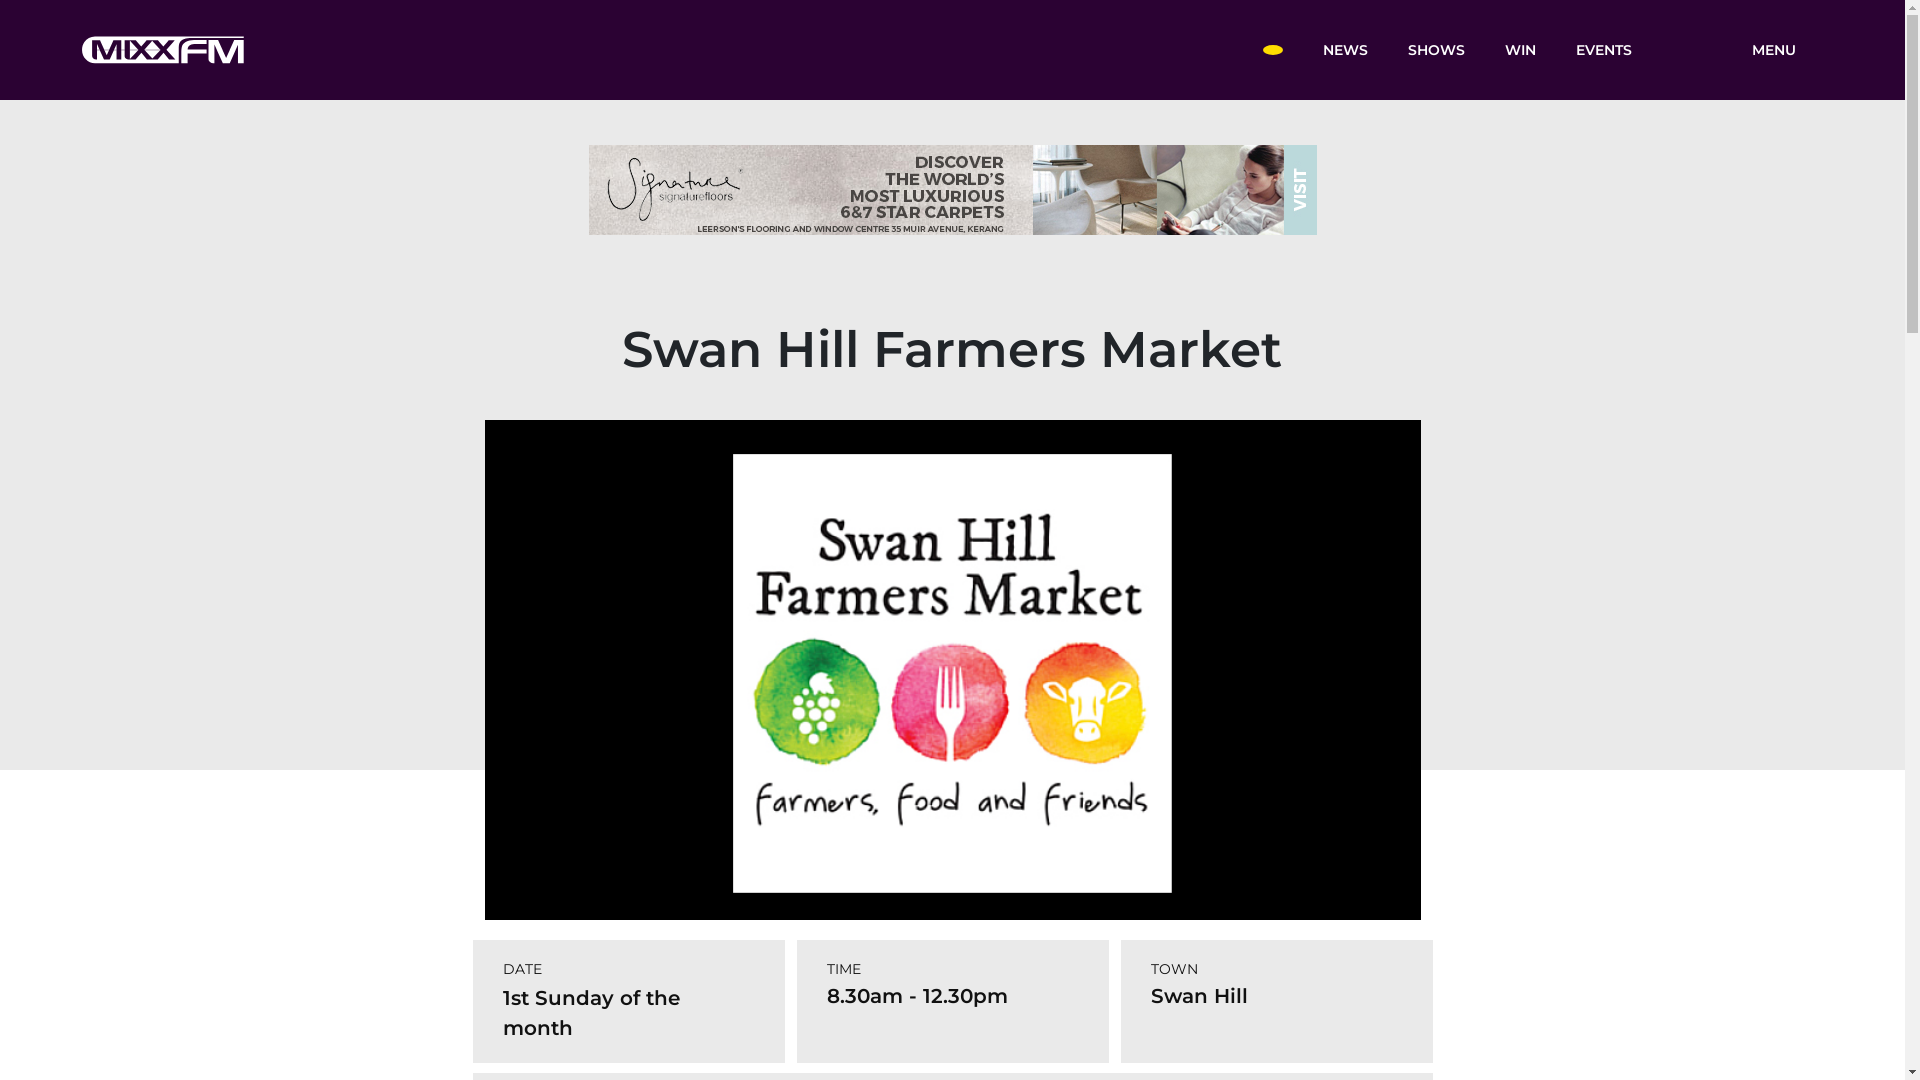 Image resolution: width=1920 pixels, height=1080 pixels. What do you see at coordinates (1519, 48) in the screenshot?
I see `'WIN'` at bounding box center [1519, 48].